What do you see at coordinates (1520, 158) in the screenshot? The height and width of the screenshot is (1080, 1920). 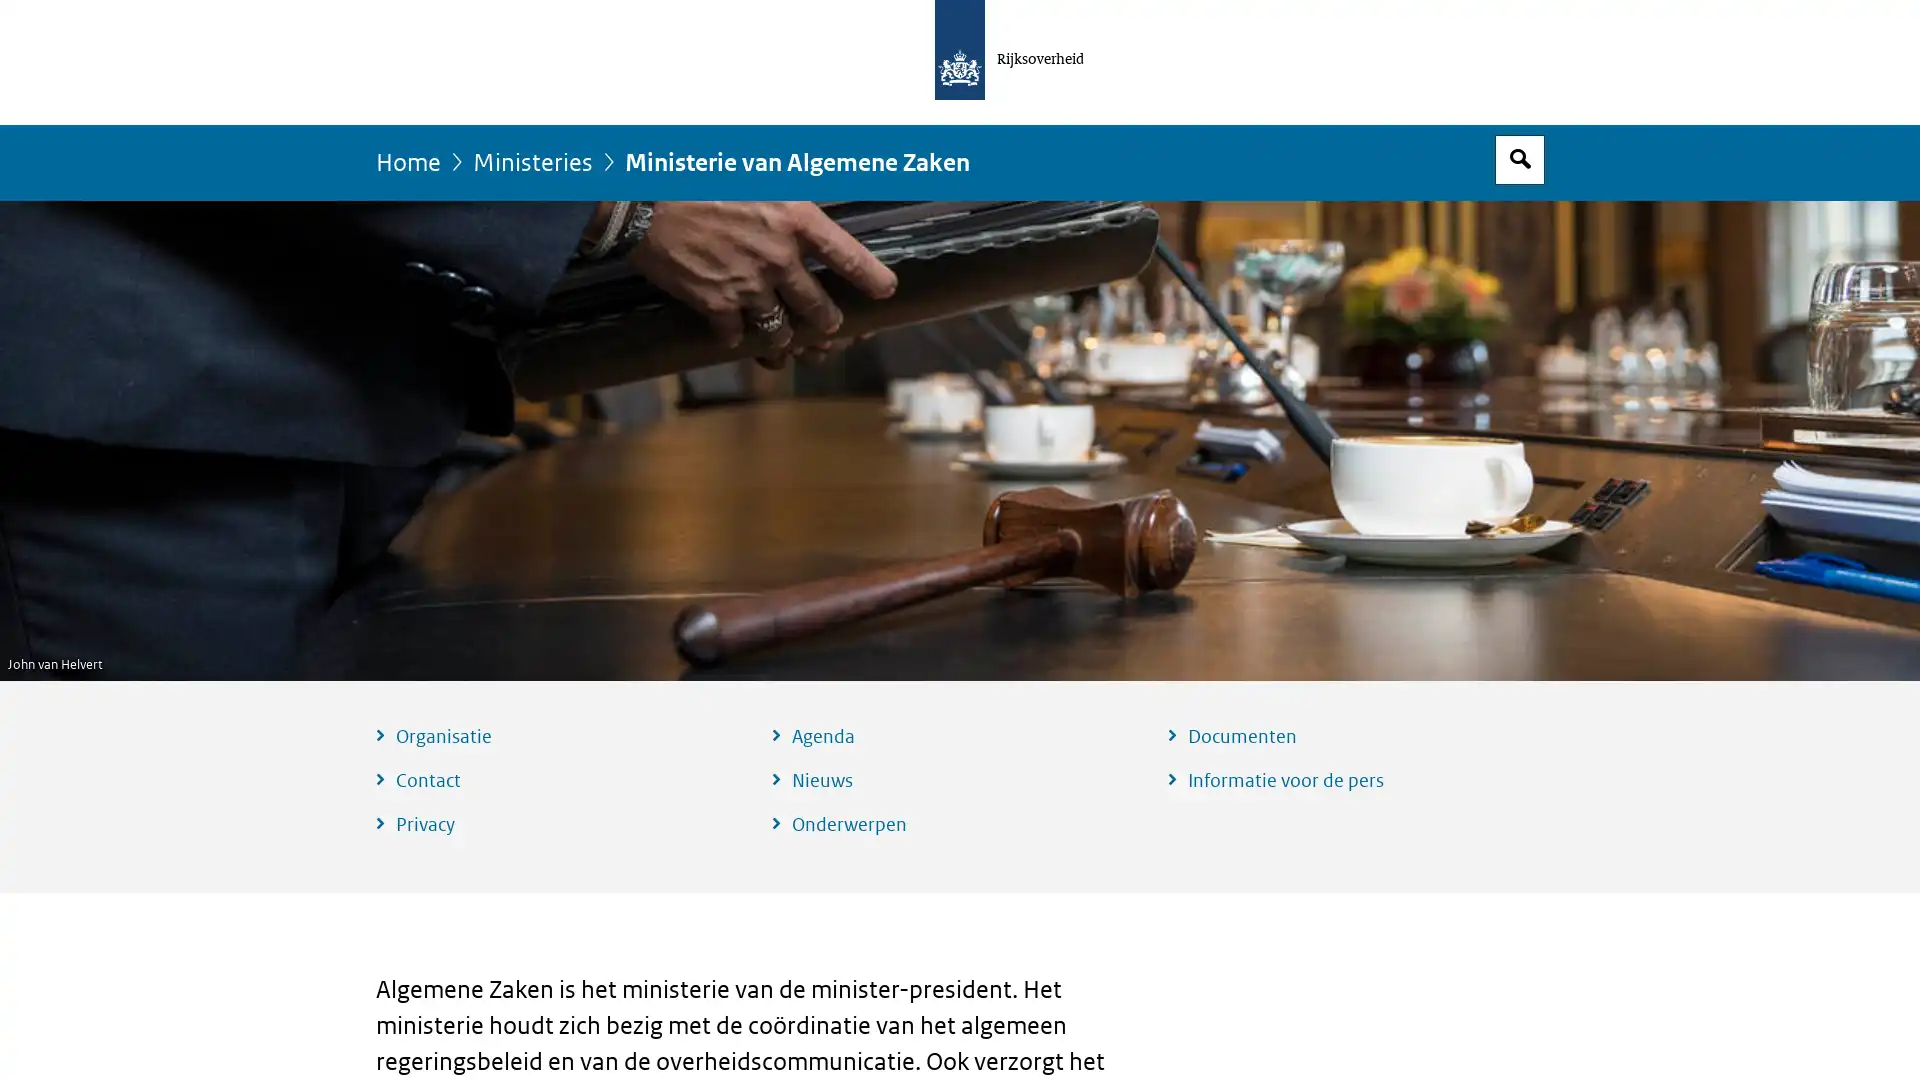 I see `Open zoekveld` at bounding box center [1520, 158].